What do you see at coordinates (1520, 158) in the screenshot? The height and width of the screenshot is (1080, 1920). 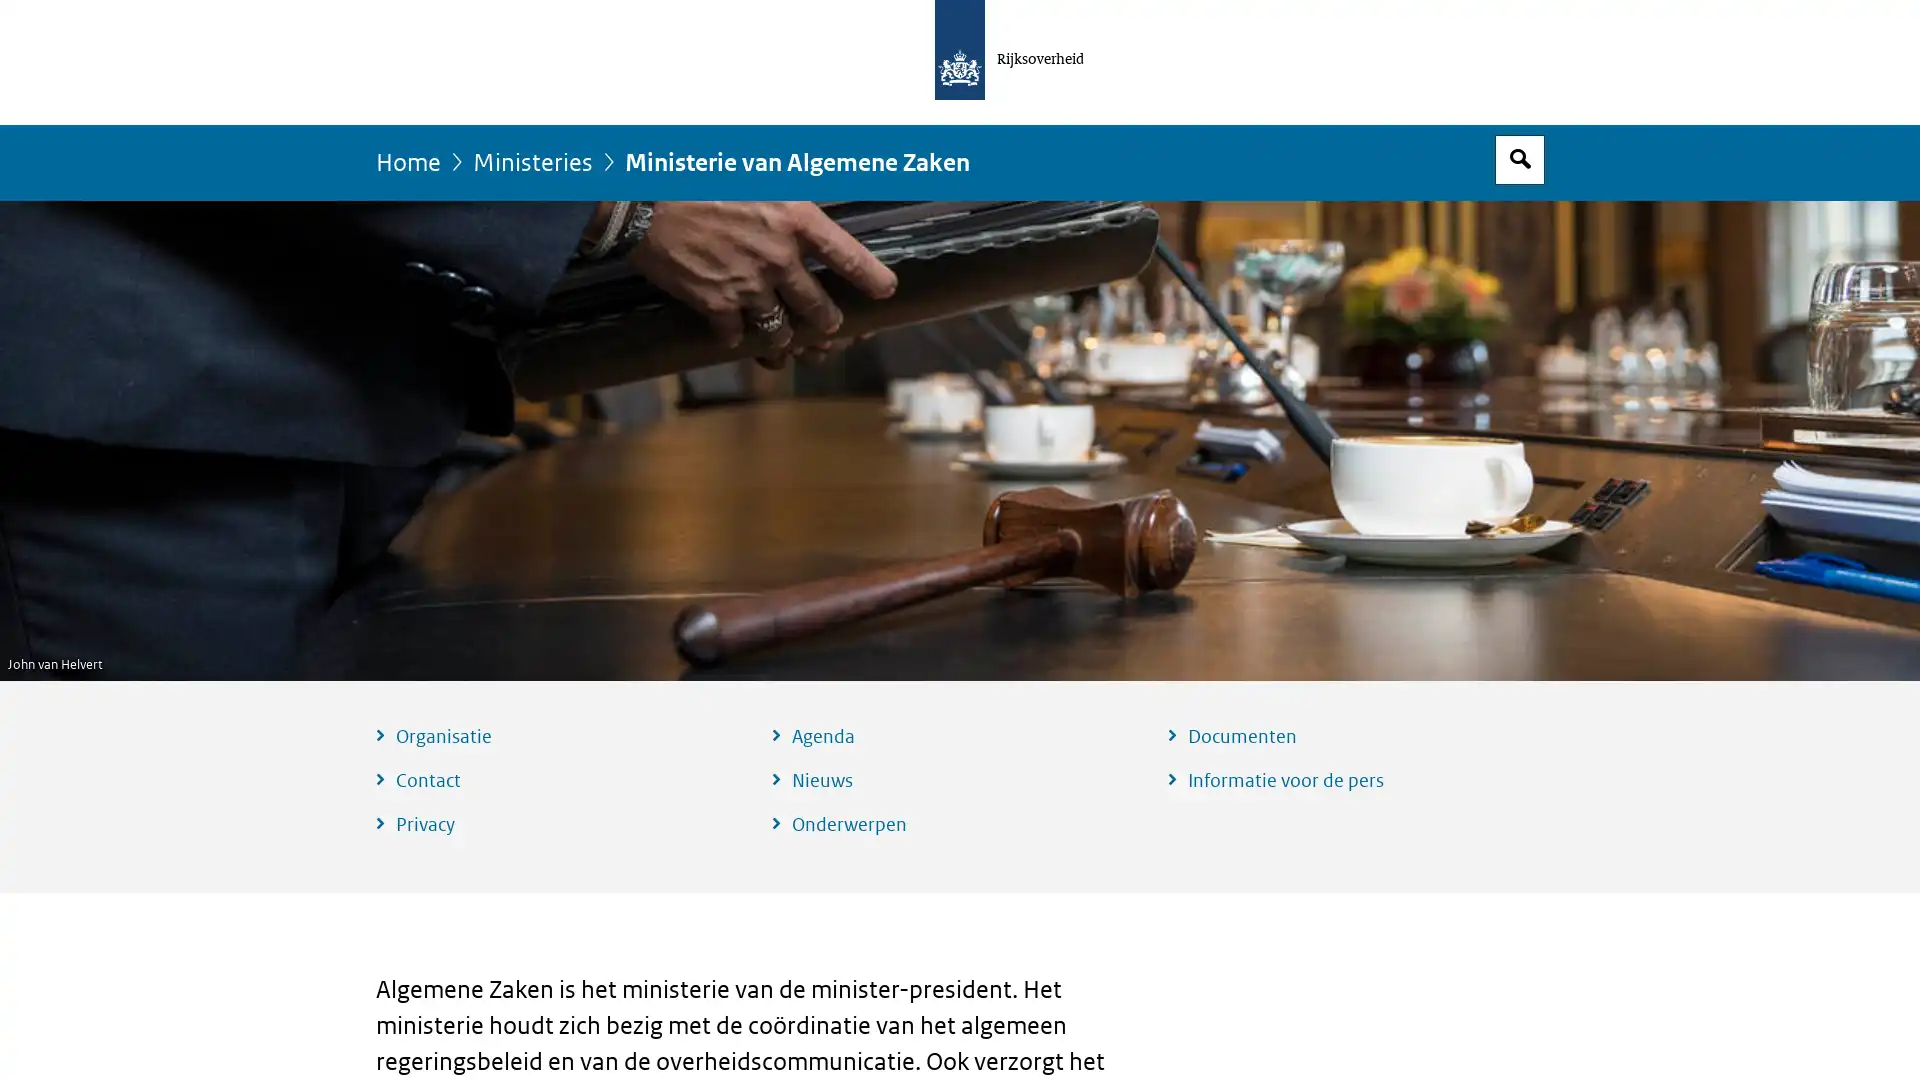 I see `Open zoekveld` at bounding box center [1520, 158].